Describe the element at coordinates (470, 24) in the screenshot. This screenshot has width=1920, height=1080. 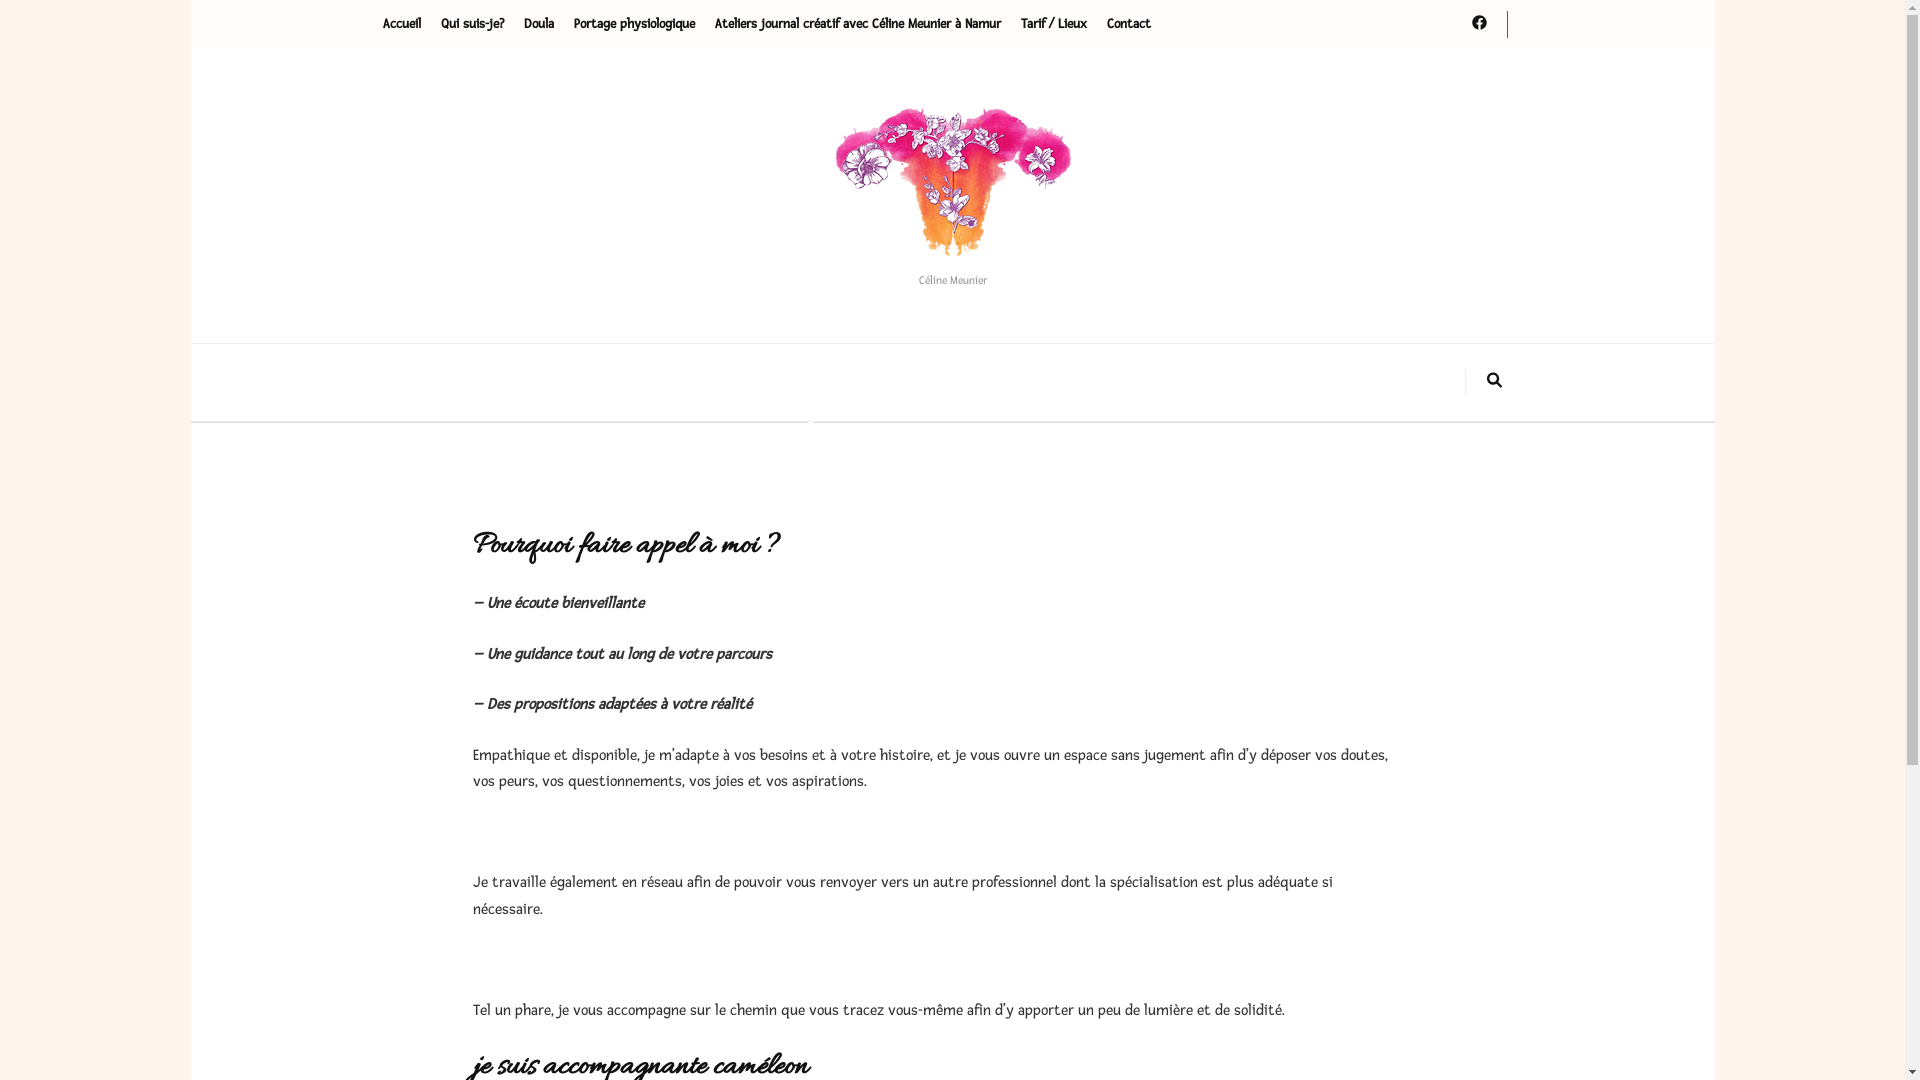
I see `'Qui suis-je?'` at that location.